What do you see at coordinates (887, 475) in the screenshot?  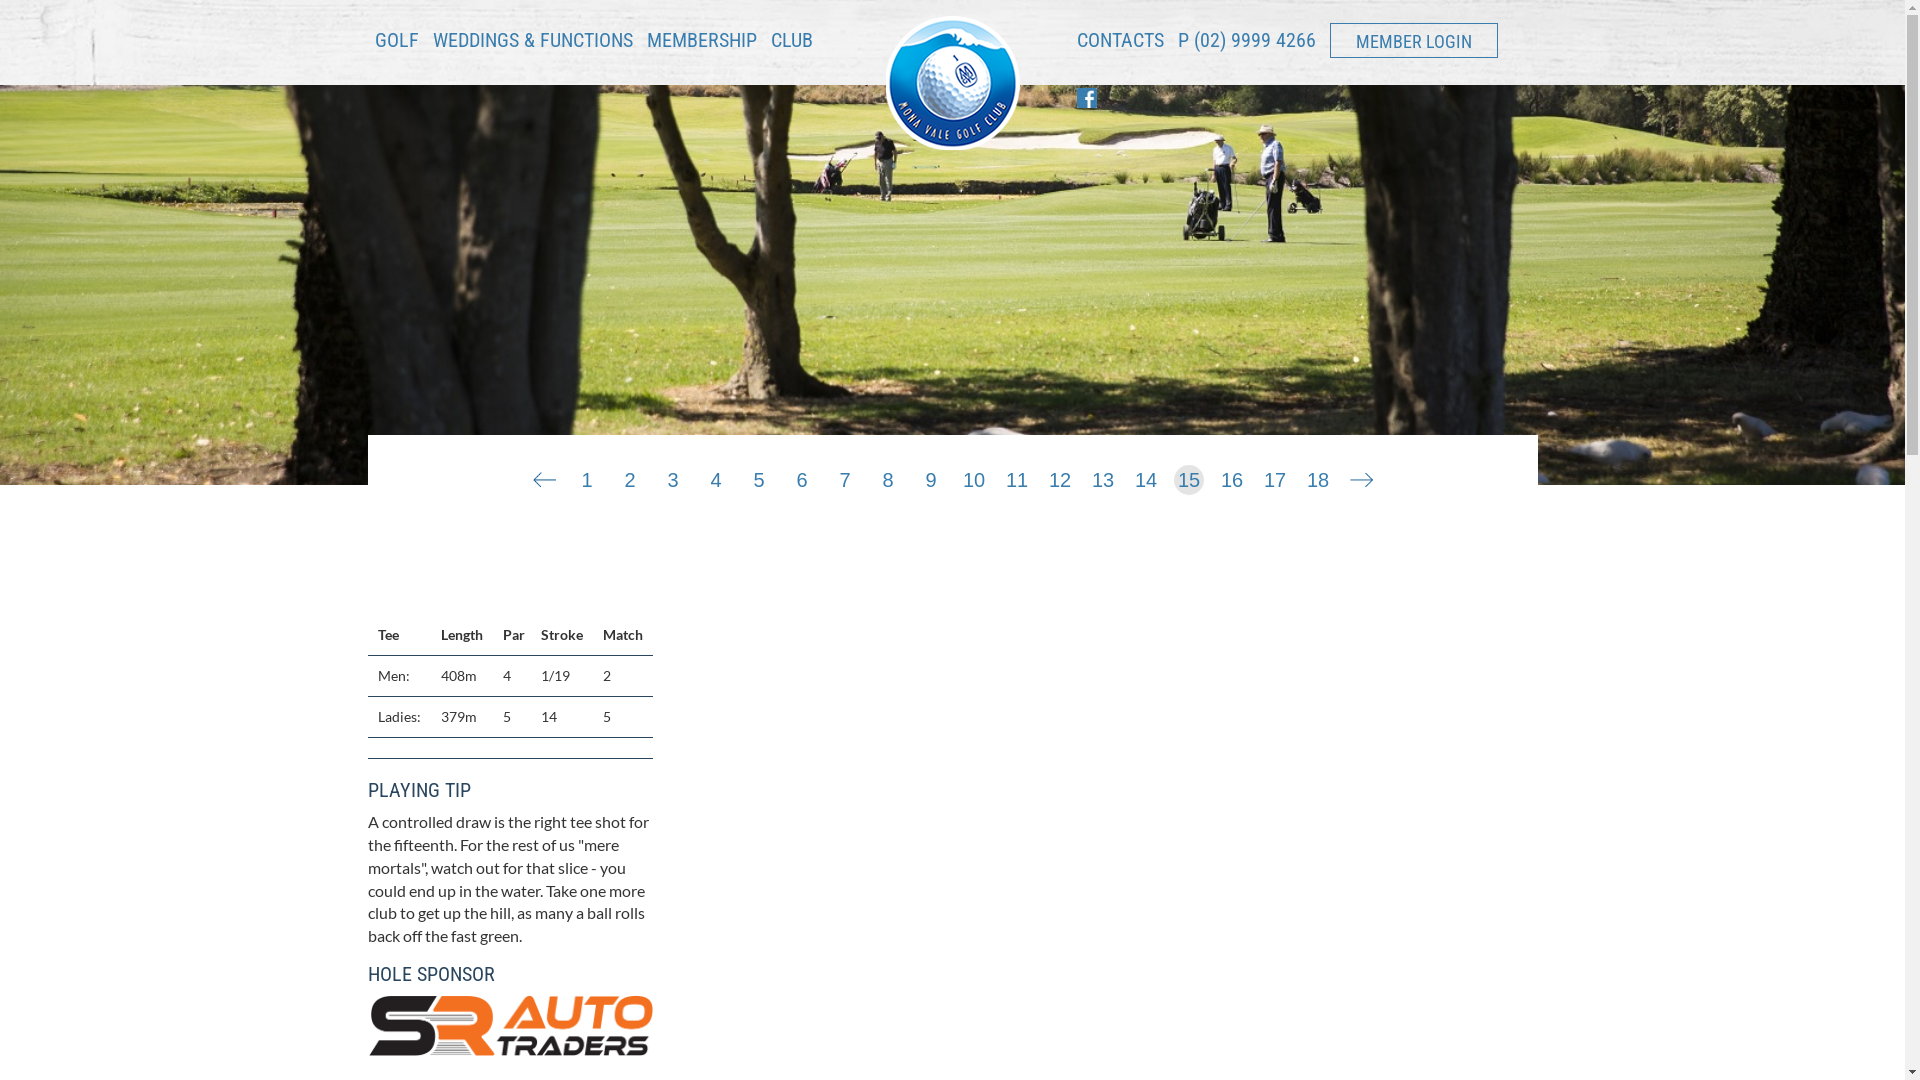 I see `'8'` at bounding box center [887, 475].